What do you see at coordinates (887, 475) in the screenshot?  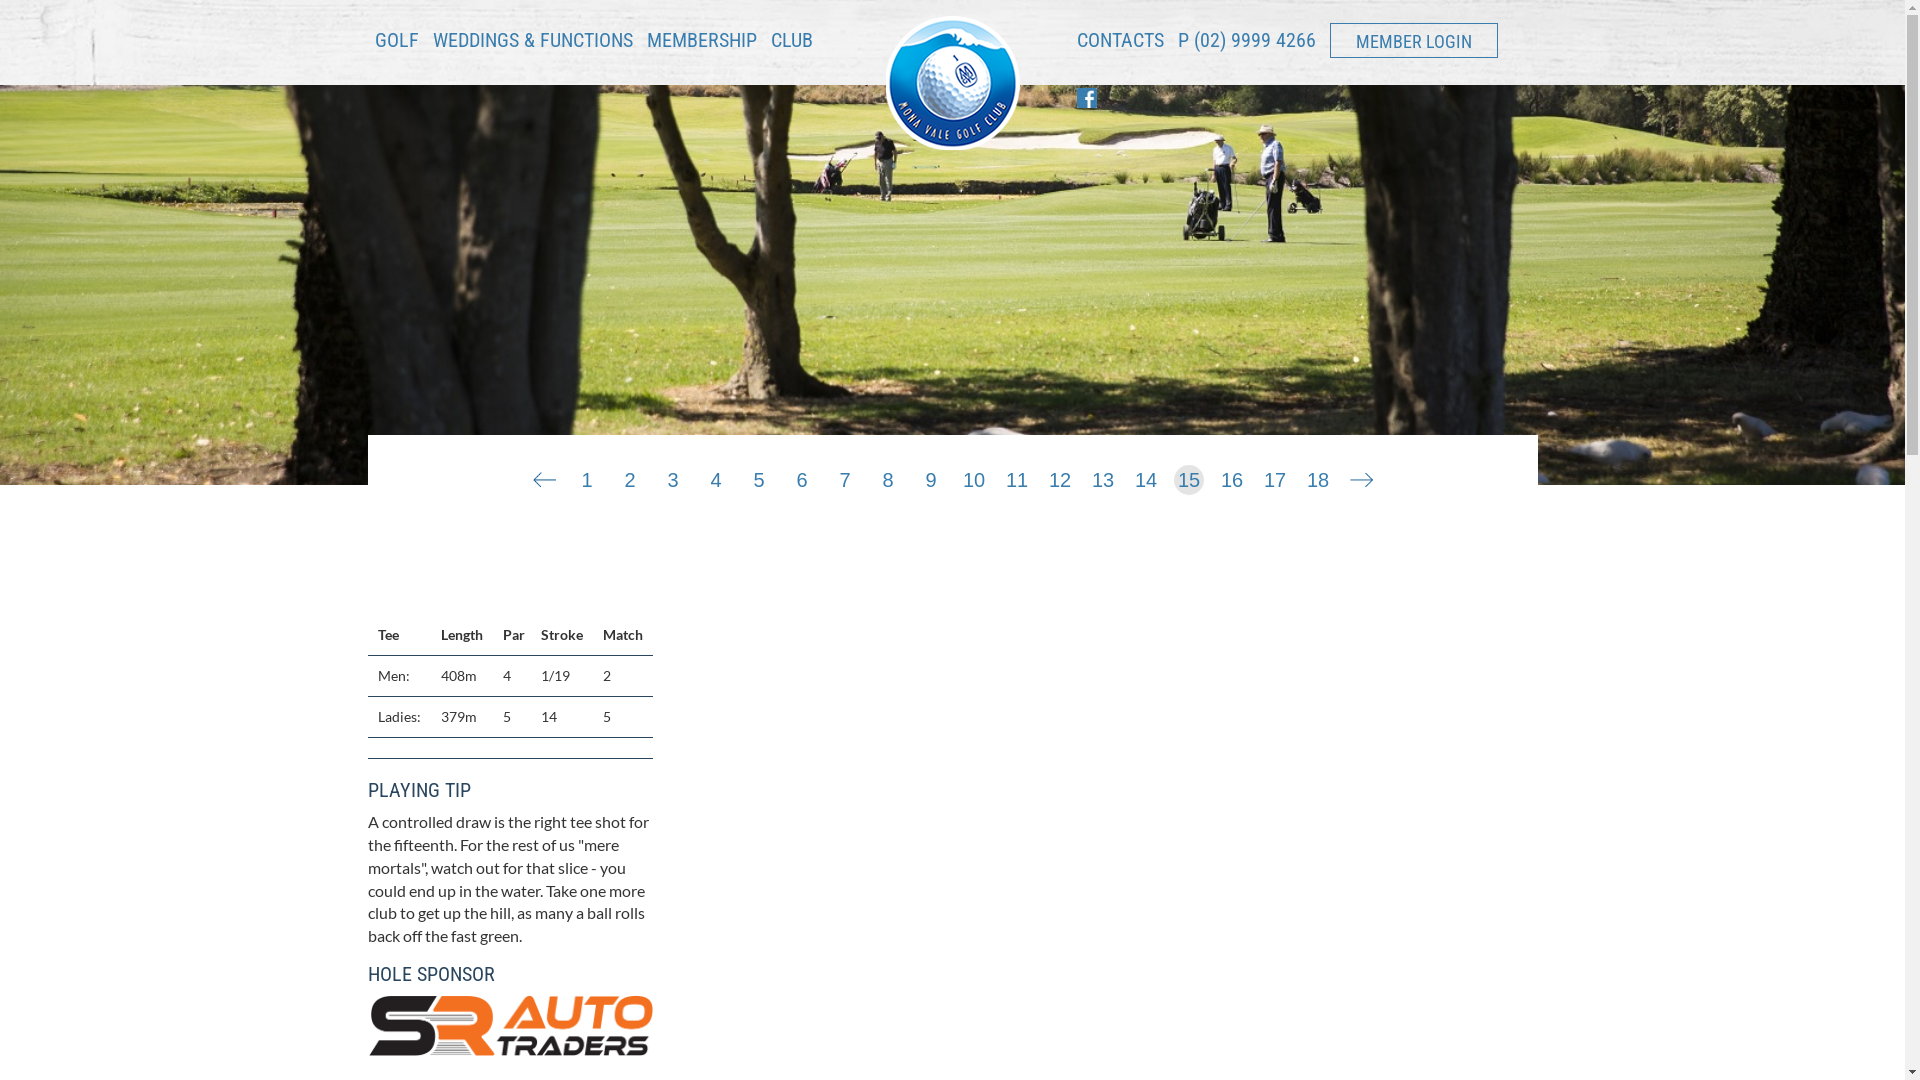 I see `'8'` at bounding box center [887, 475].